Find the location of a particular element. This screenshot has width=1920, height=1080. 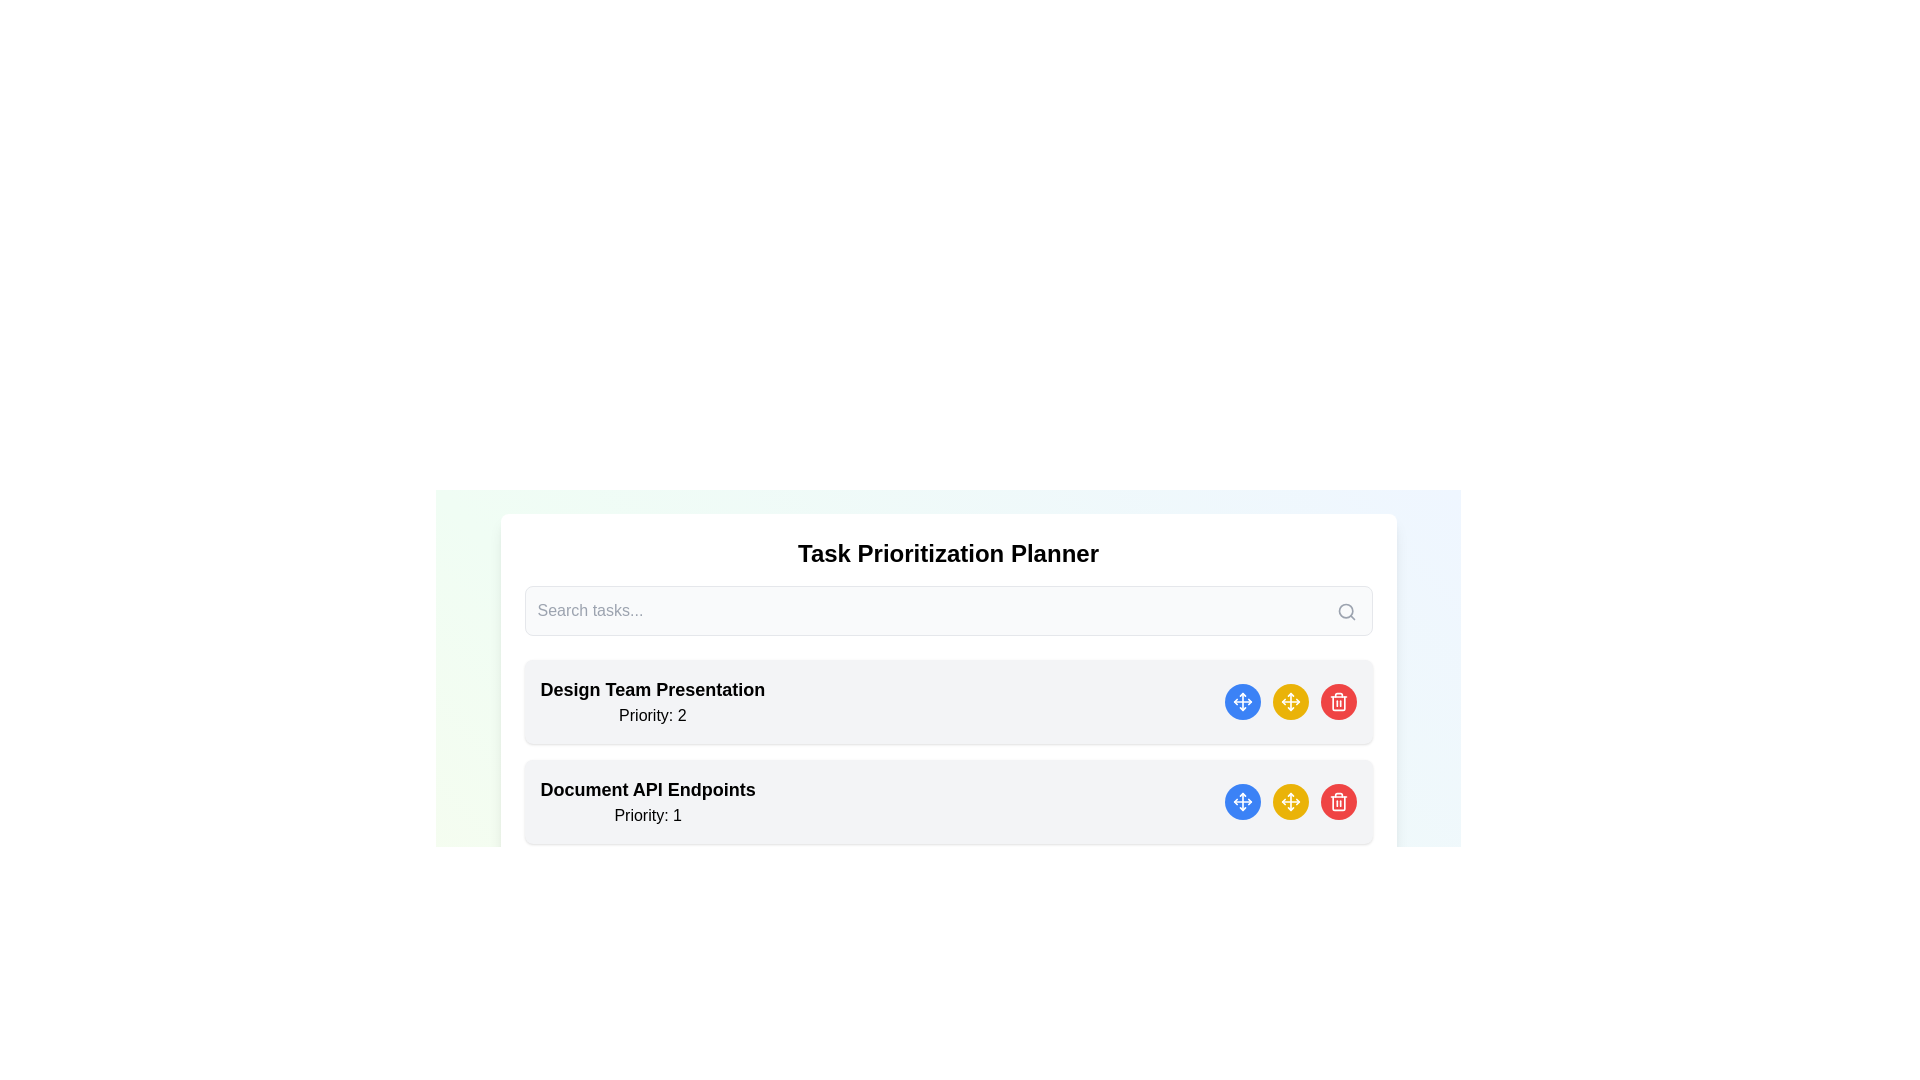

the delete button, which is the third icon in the group of controls on the right side of the task labeled 'Design Team Presentation', to initiate the deletion of the task is located at coordinates (1338, 701).